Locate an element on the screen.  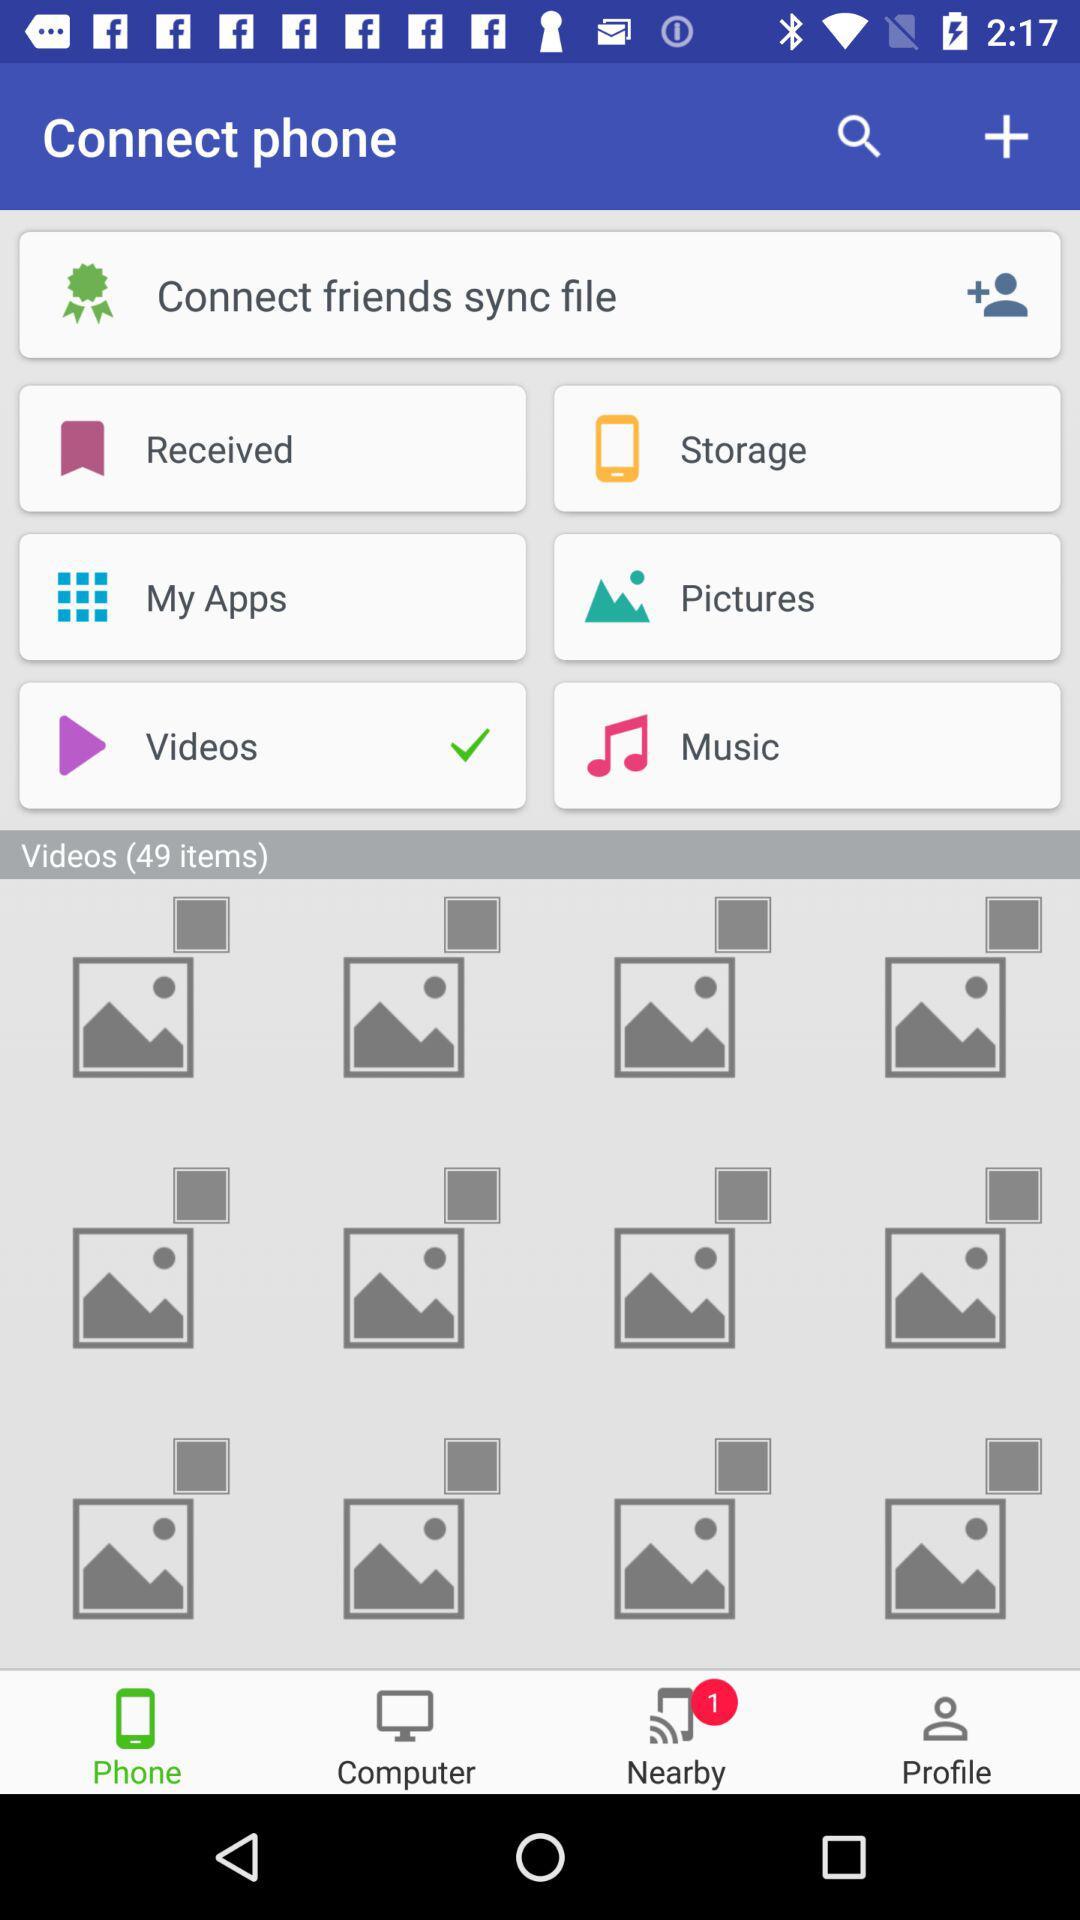
image is located at coordinates (760, 1466).